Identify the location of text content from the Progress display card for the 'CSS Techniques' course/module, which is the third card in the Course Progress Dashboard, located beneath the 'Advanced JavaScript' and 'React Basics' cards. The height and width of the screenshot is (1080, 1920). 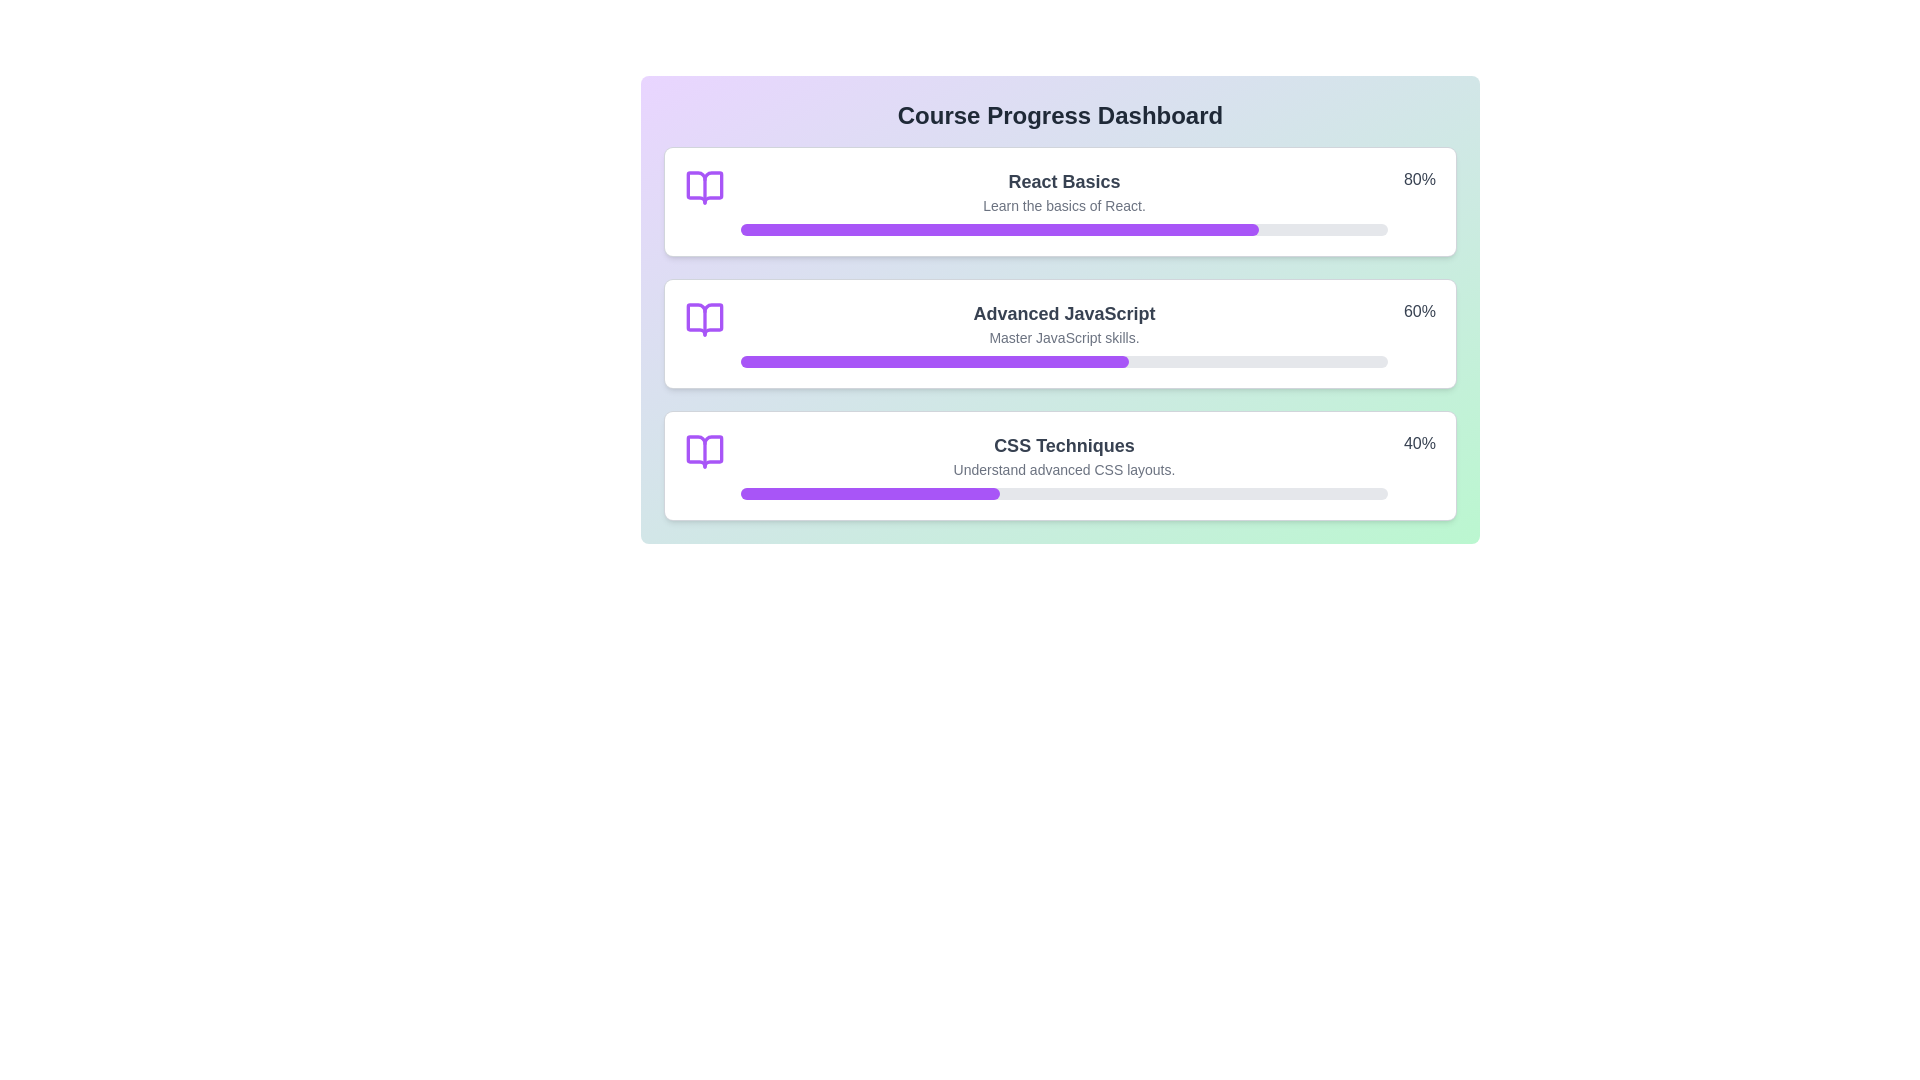
(1059, 466).